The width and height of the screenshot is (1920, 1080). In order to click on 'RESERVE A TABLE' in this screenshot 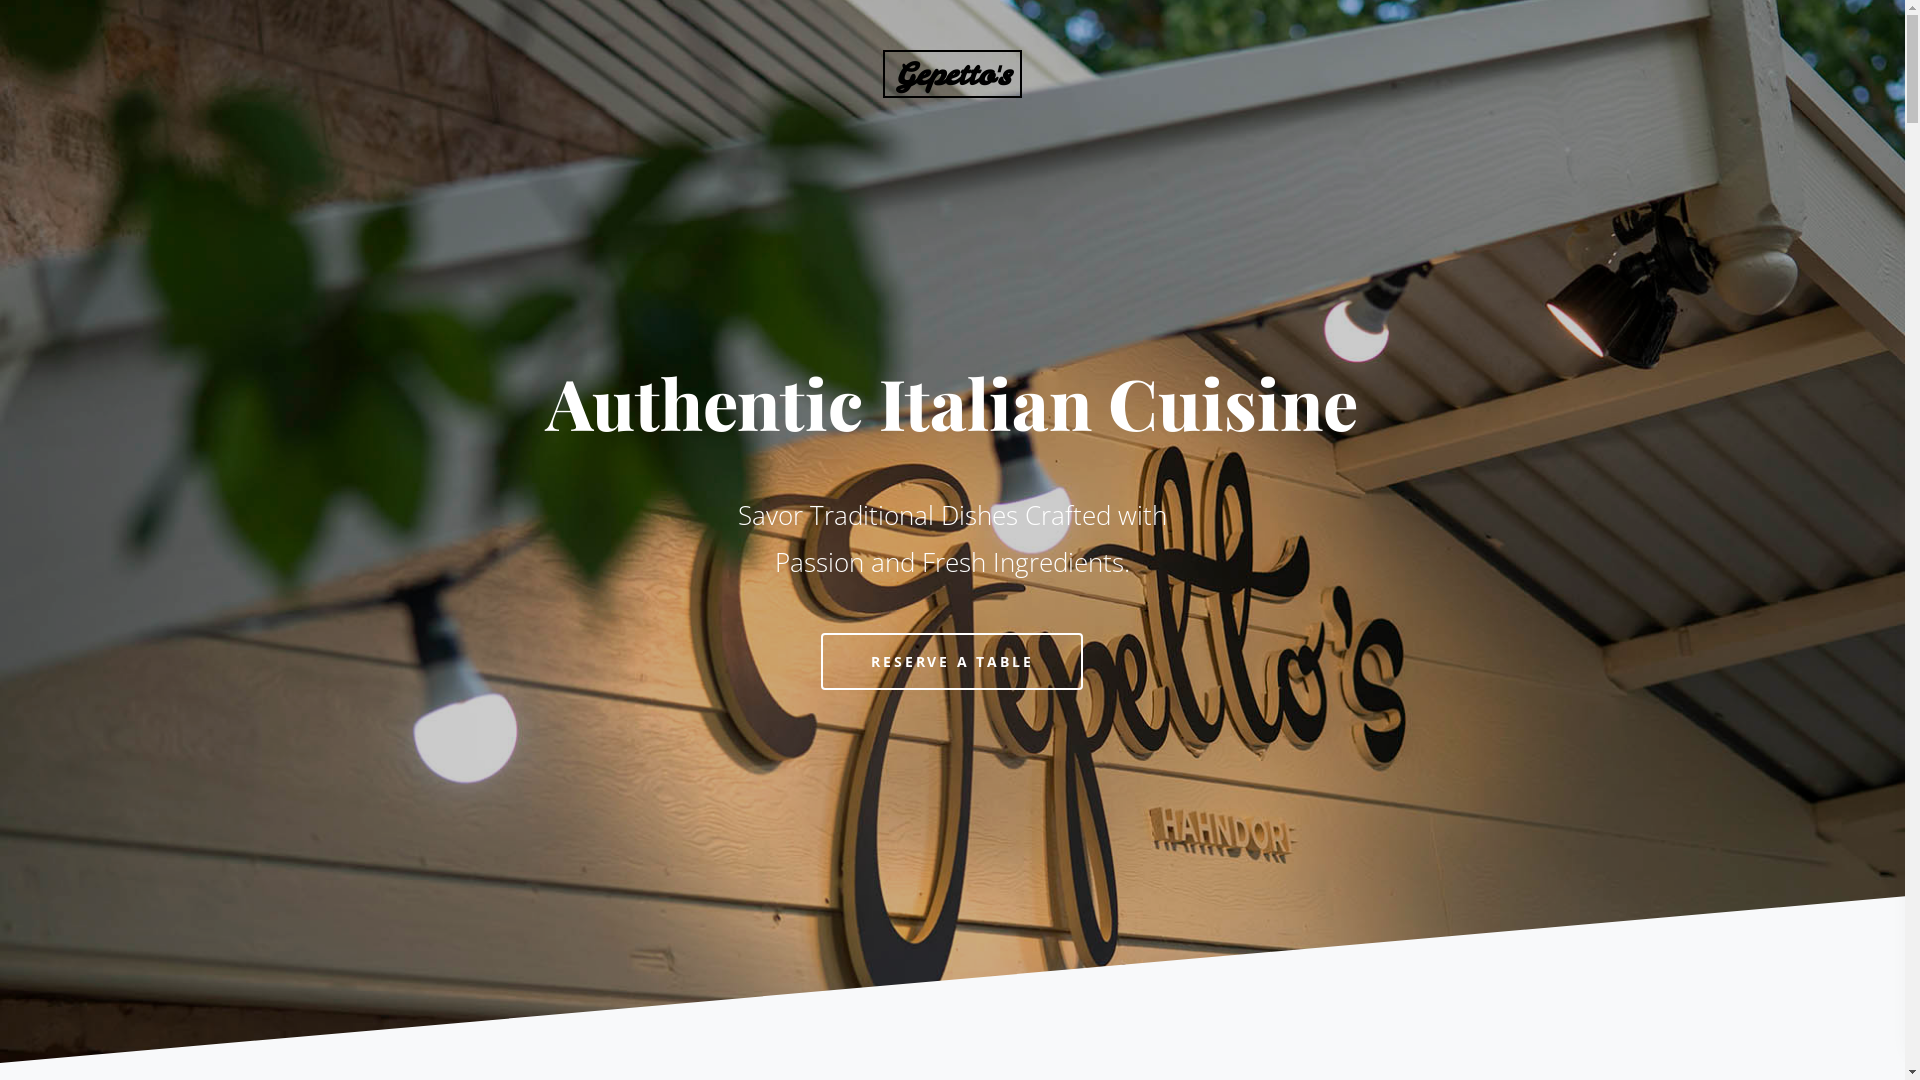, I will do `click(950, 661)`.